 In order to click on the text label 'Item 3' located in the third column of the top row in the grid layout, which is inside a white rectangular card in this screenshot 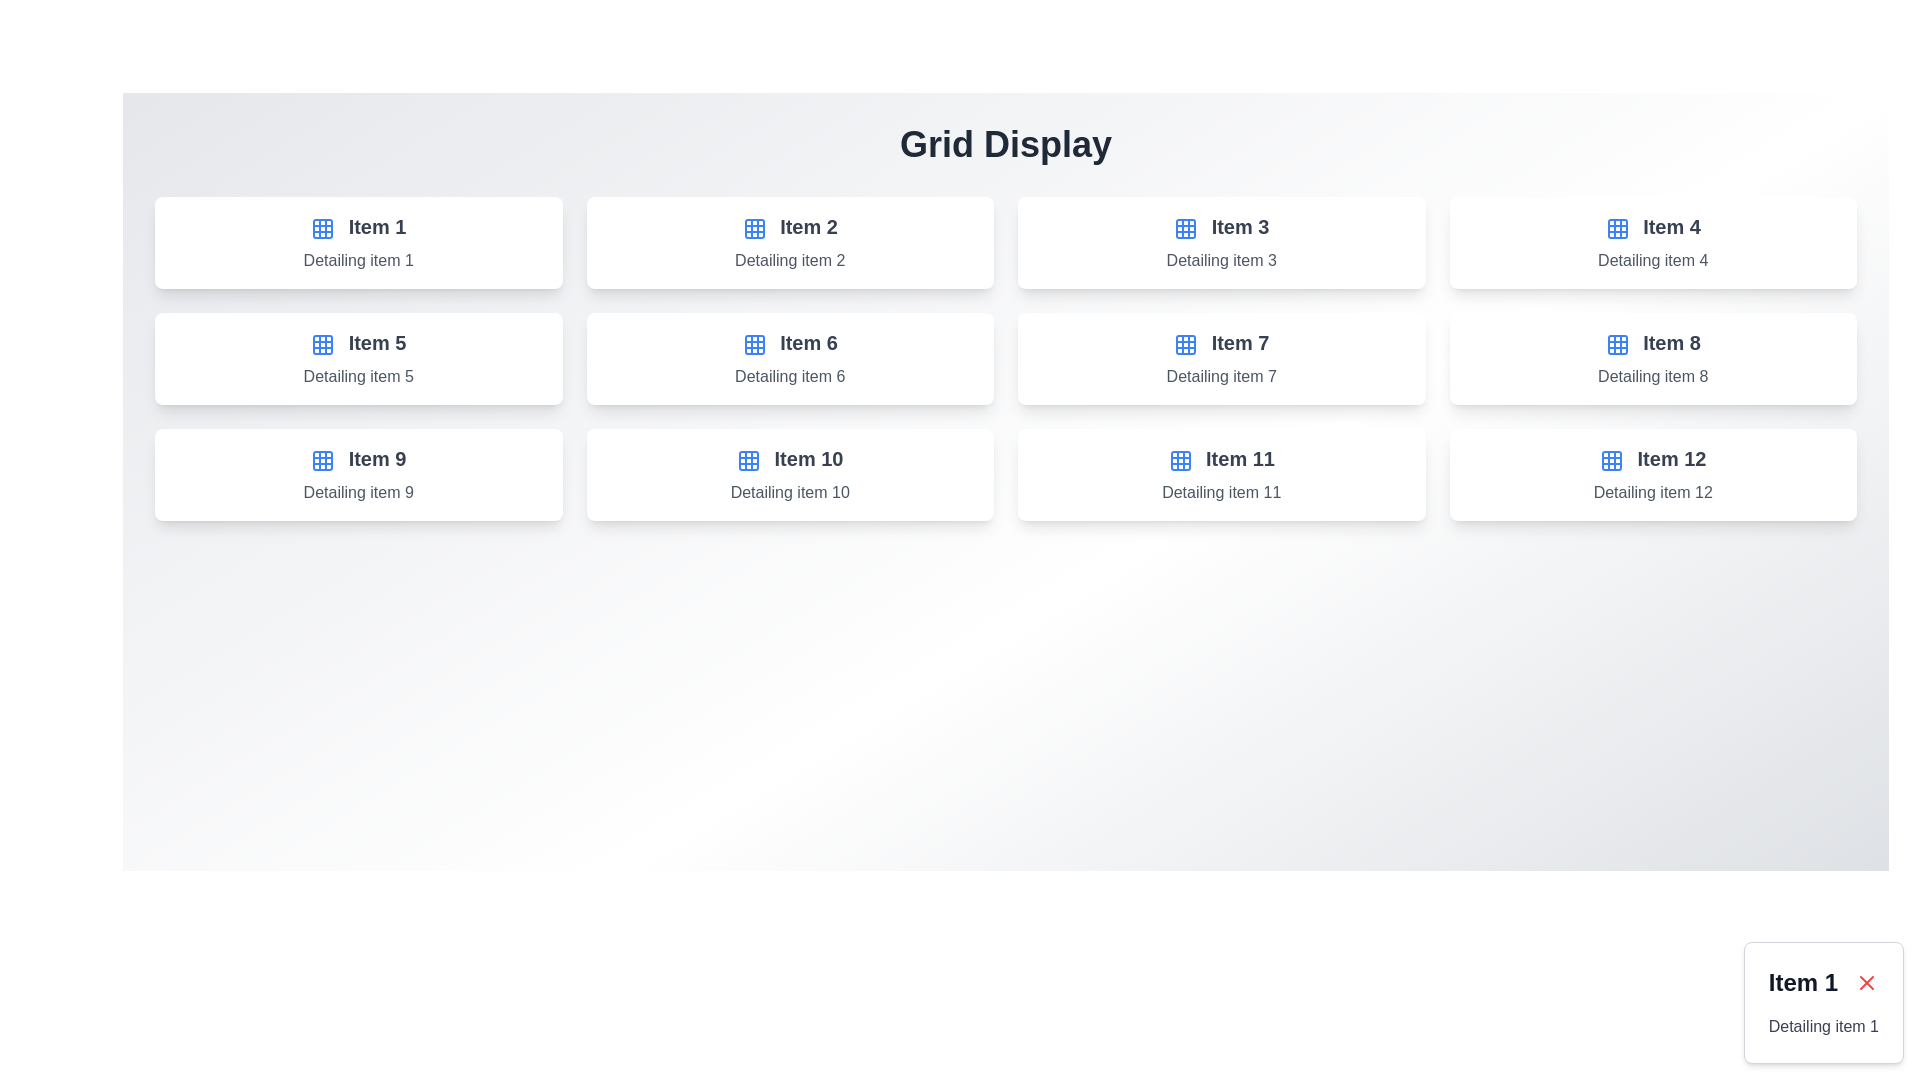, I will do `click(1220, 226)`.